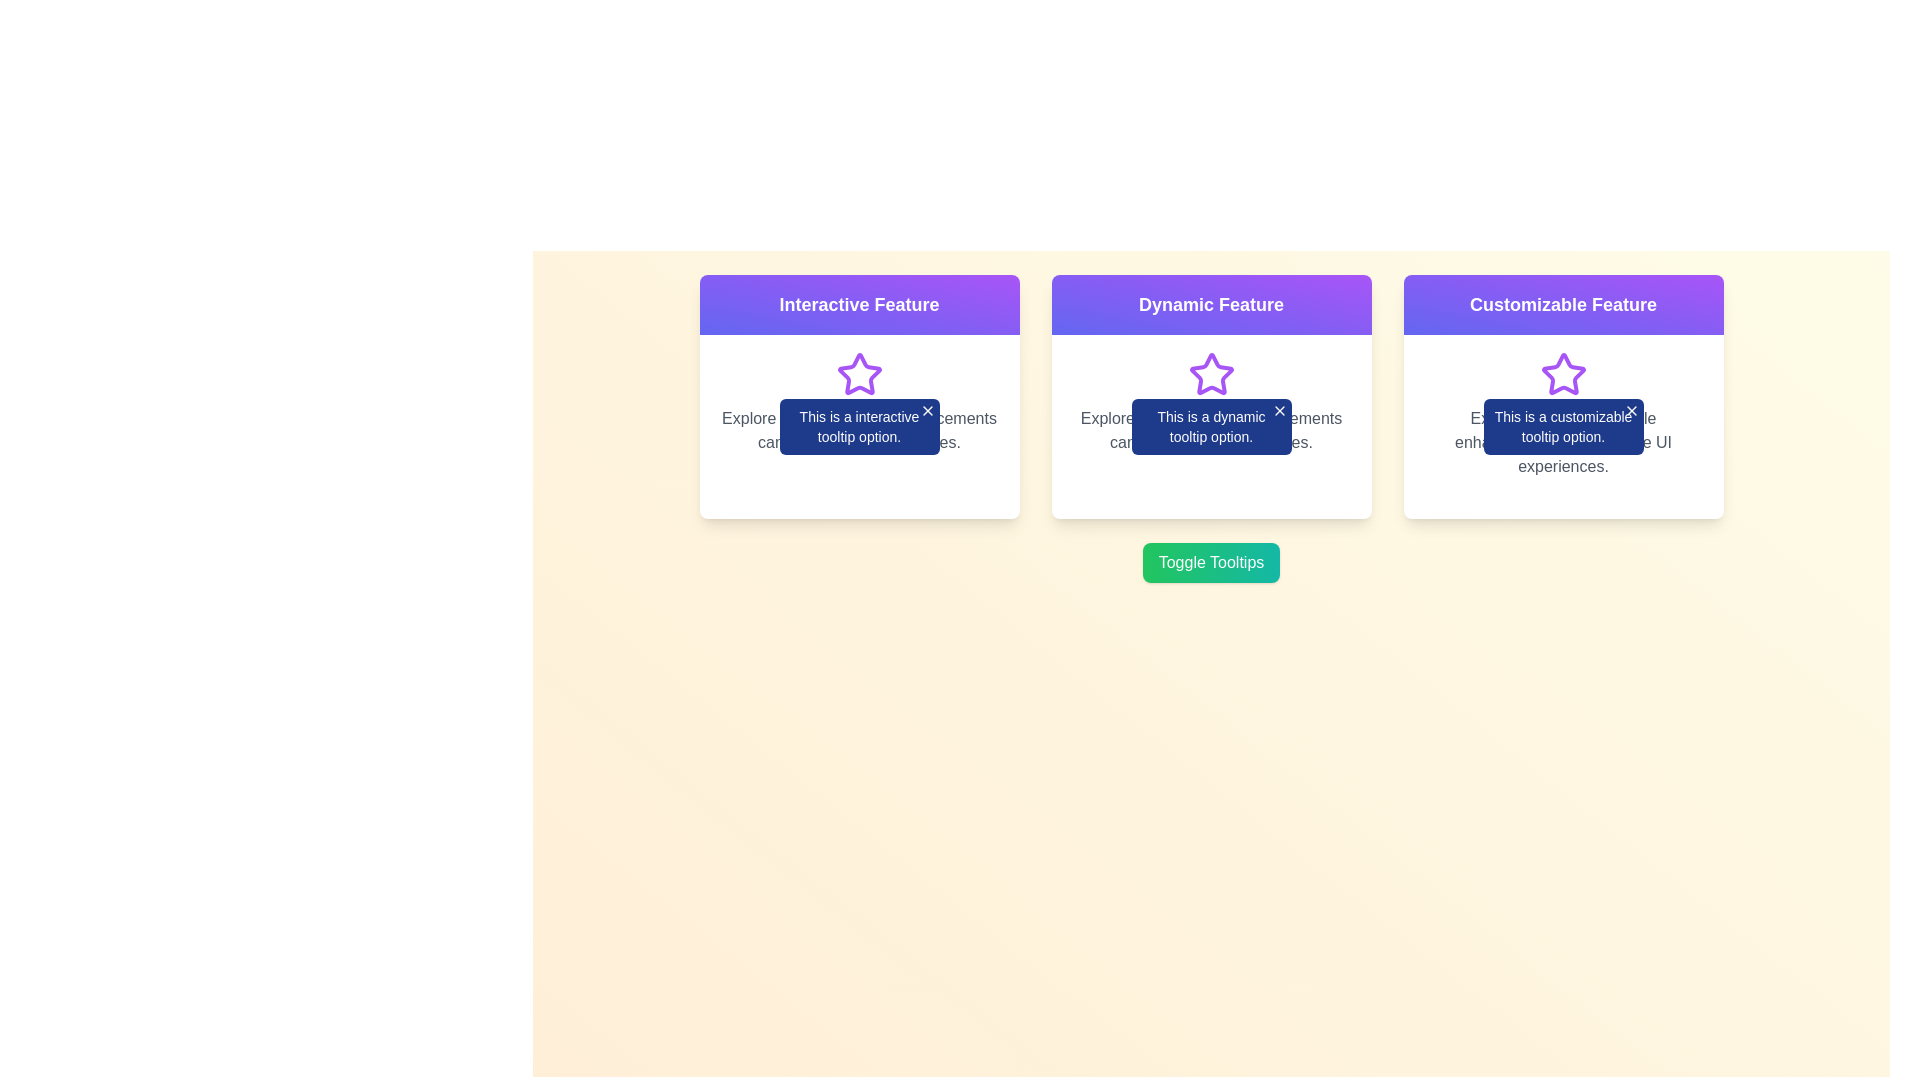 The height and width of the screenshot is (1080, 1920). Describe the element at coordinates (859, 304) in the screenshot. I see `the text label that serves as the title of the first card, located at the top-center of the card` at that location.